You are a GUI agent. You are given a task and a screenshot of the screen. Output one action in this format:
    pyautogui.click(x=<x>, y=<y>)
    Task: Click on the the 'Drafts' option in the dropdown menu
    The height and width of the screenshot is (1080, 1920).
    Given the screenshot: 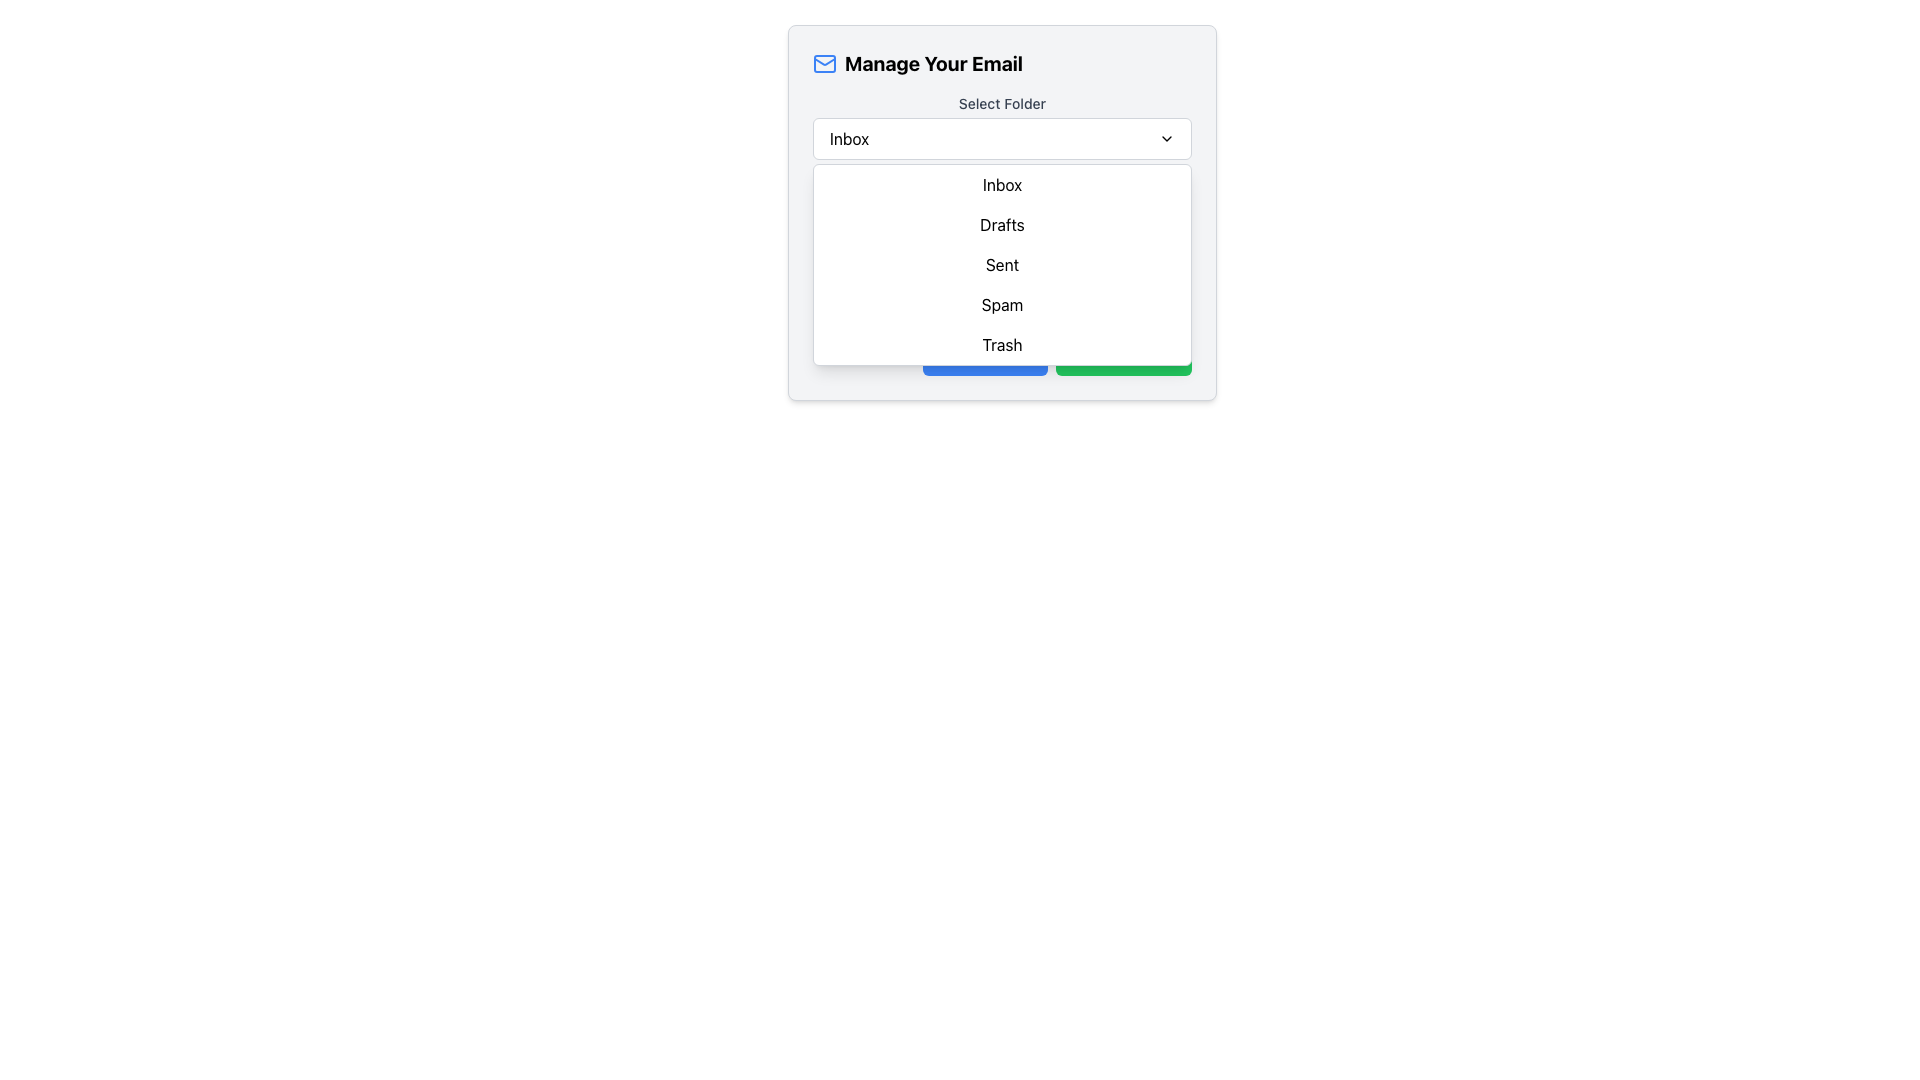 What is the action you would take?
    pyautogui.click(x=1002, y=224)
    